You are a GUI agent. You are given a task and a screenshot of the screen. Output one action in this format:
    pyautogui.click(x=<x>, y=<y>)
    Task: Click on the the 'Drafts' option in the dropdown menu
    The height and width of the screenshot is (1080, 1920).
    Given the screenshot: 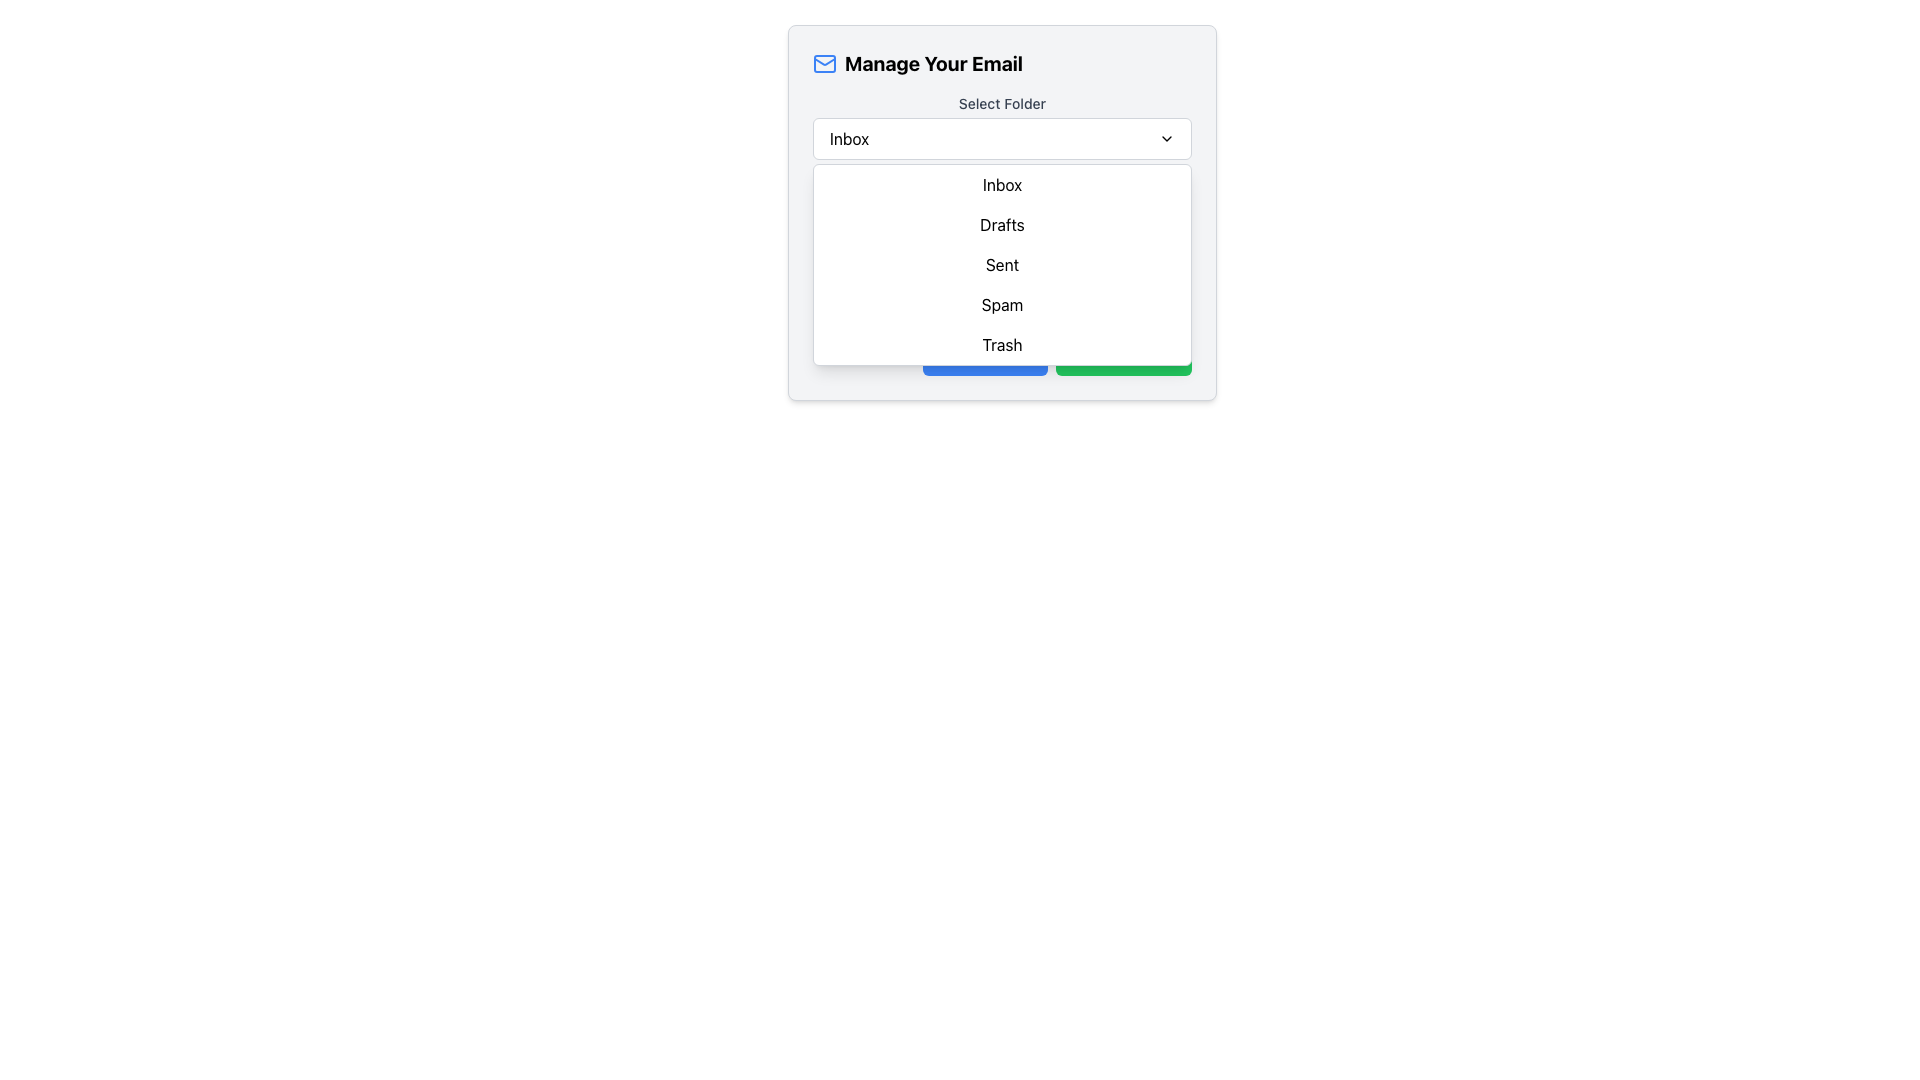 What is the action you would take?
    pyautogui.click(x=1002, y=224)
    